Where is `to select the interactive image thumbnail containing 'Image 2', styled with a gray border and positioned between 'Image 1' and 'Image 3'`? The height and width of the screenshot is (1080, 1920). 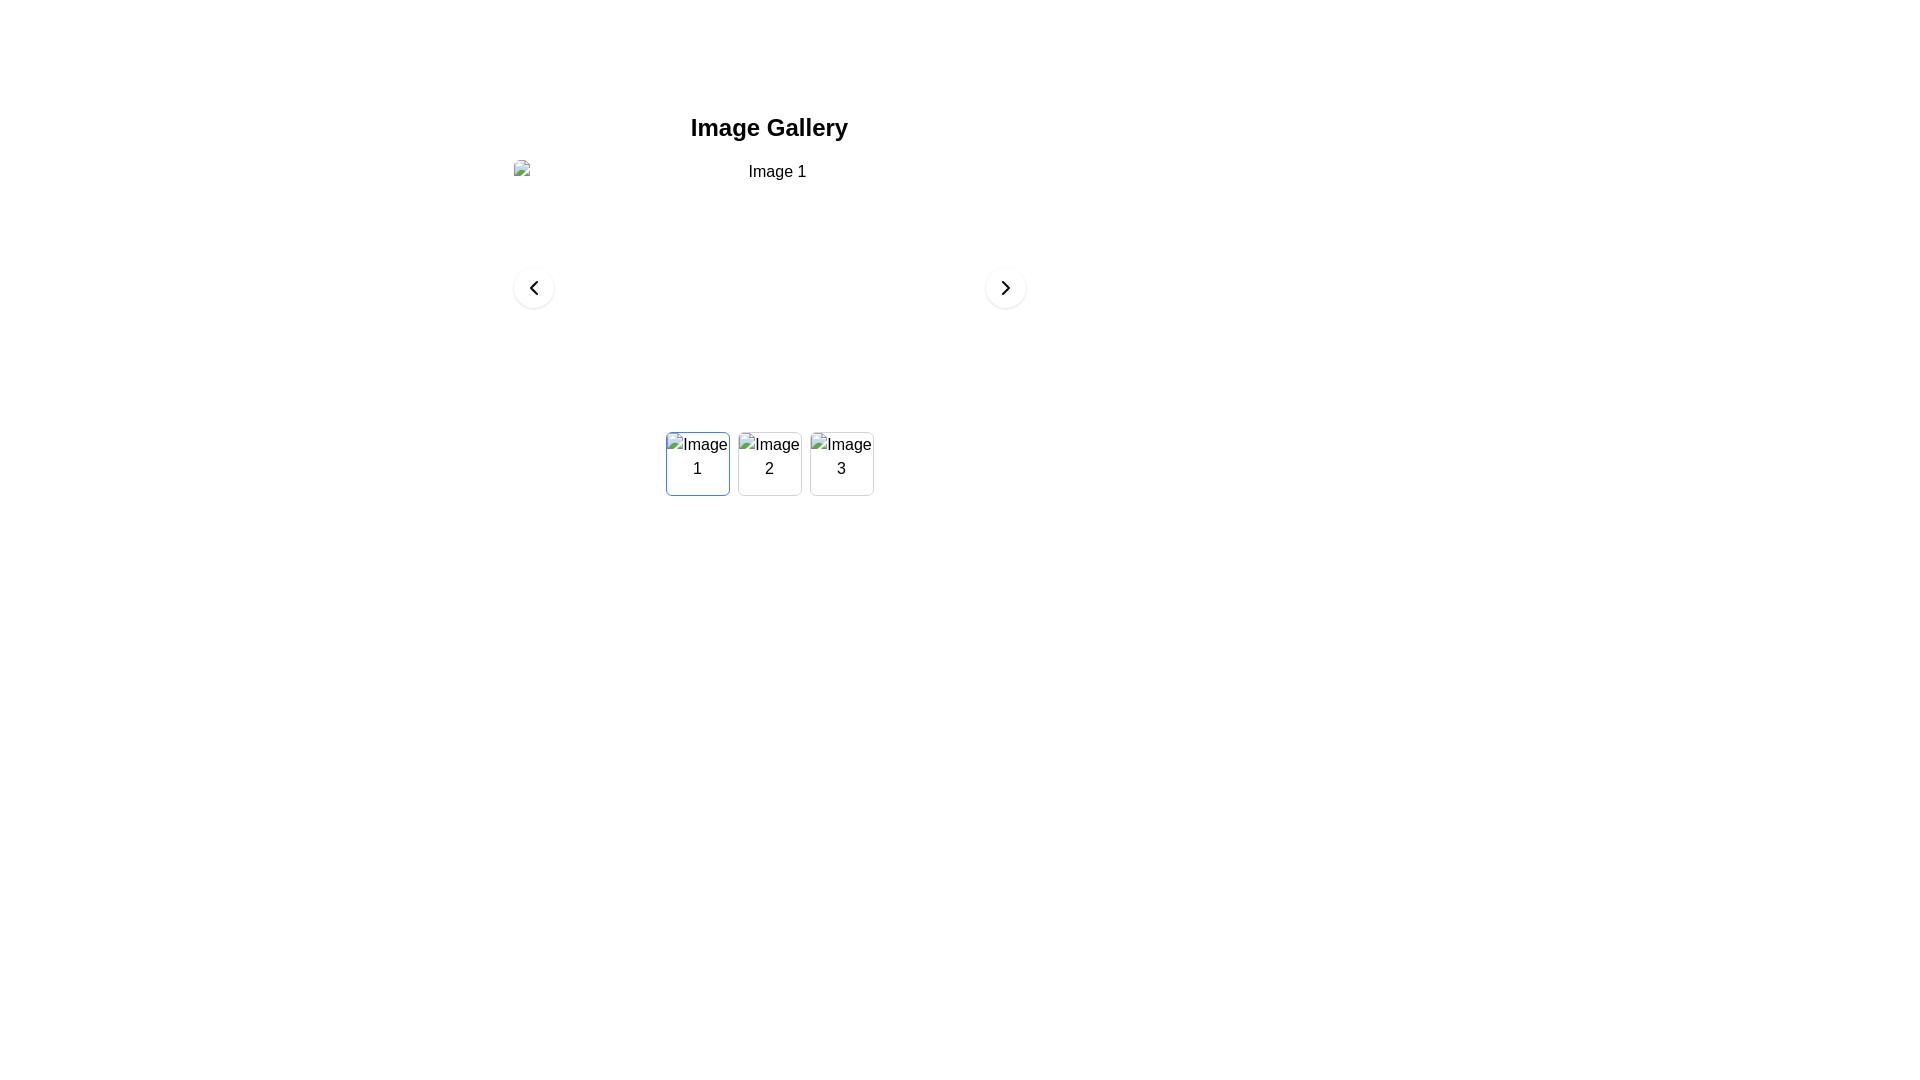 to select the interactive image thumbnail containing 'Image 2', styled with a gray border and positioned between 'Image 1' and 'Image 3' is located at coordinates (768, 463).